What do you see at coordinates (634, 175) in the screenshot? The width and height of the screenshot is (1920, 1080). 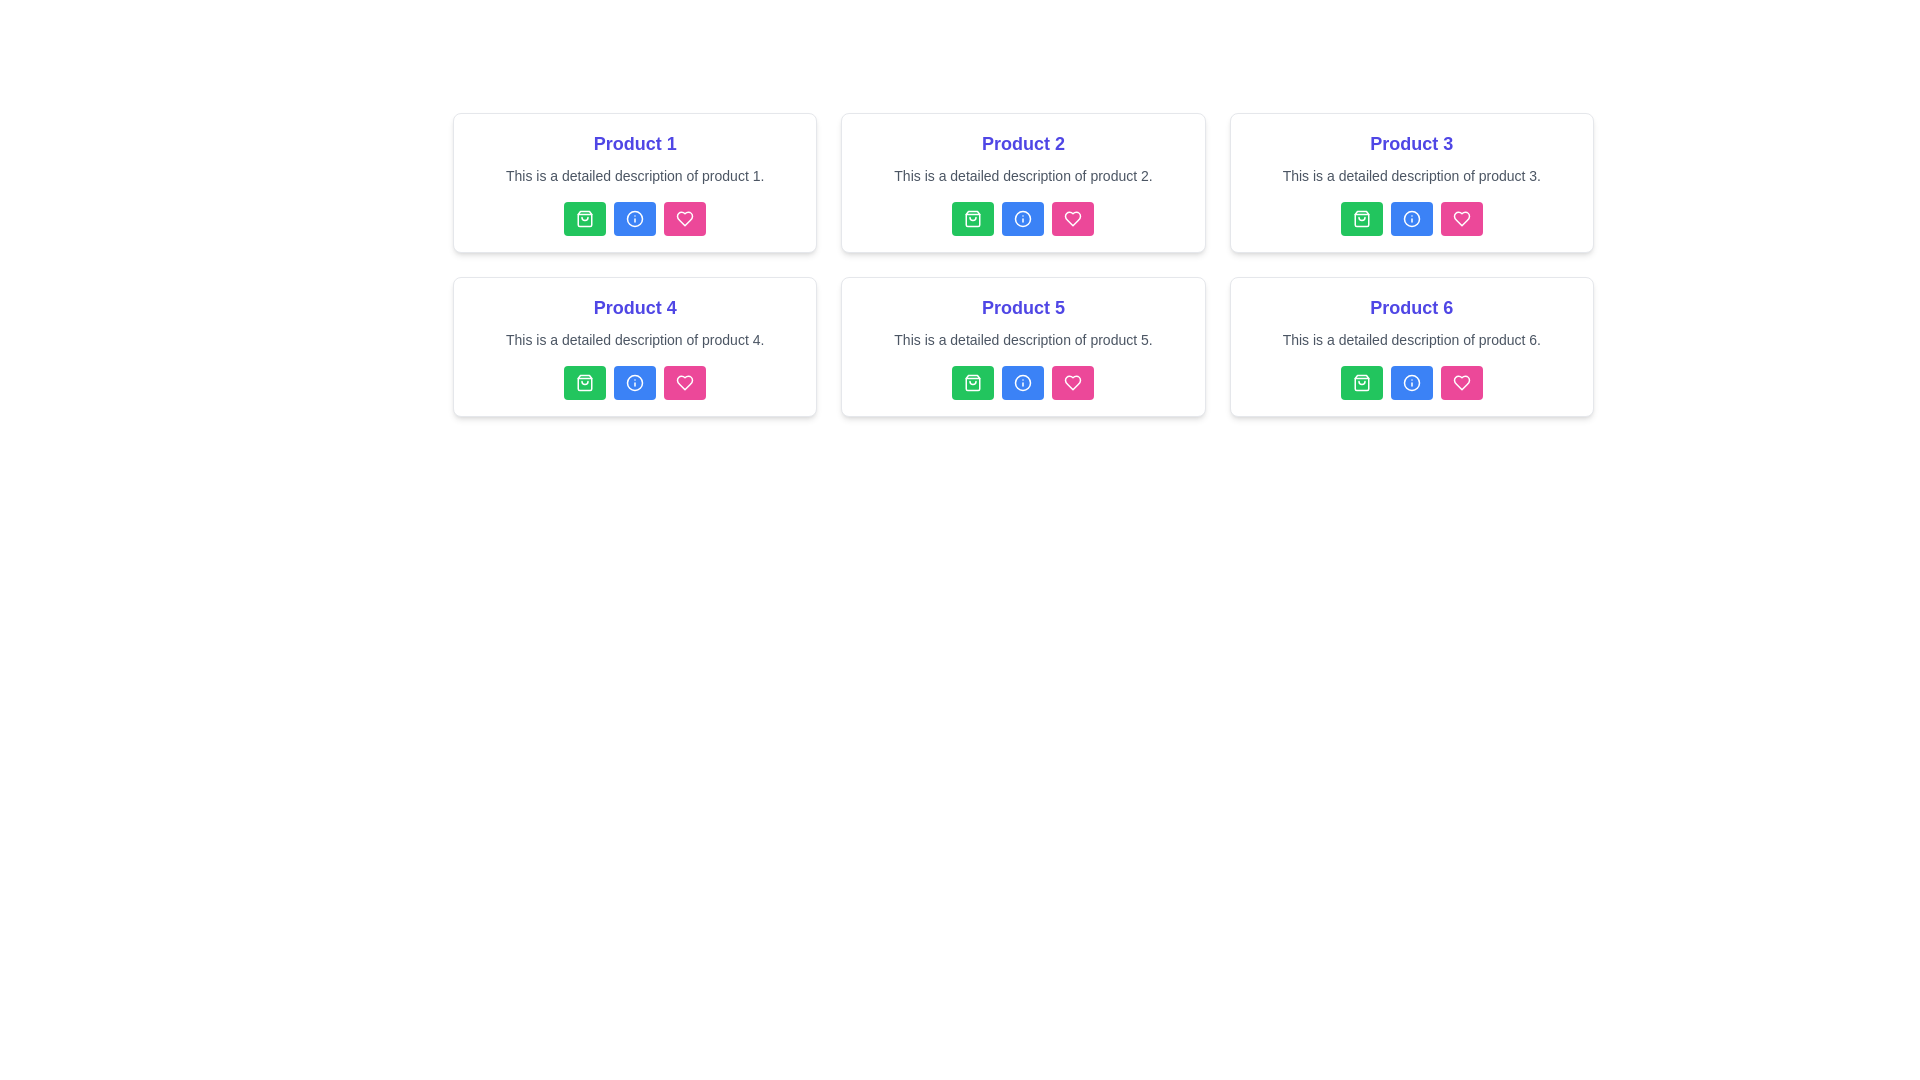 I see `the text label displaying 'This is a detailed description of product 1.' which is located below the title 'Product 1.'` at bounding box center [634, 175].